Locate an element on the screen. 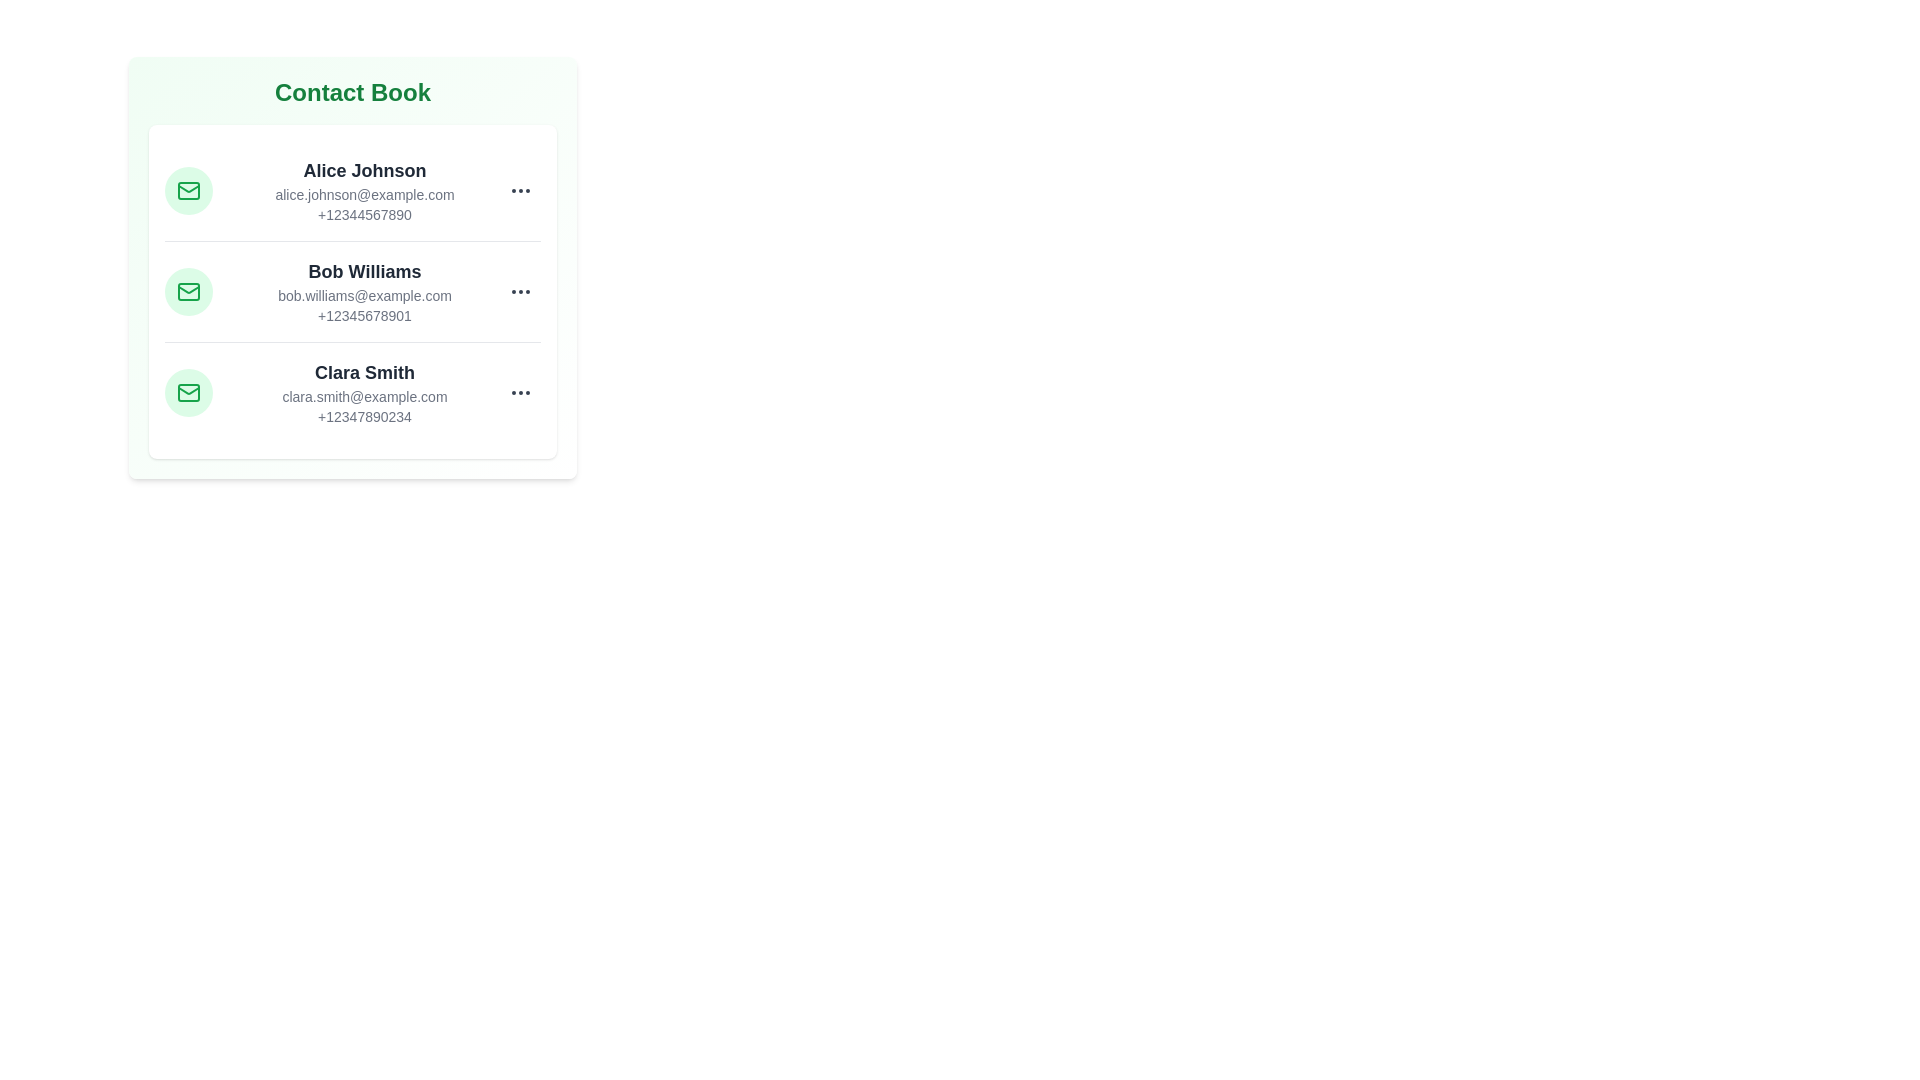 This screenshot has width=1920, height=1080. 'More' button for the contact Bob Williams is located at coordinates (521, 292).